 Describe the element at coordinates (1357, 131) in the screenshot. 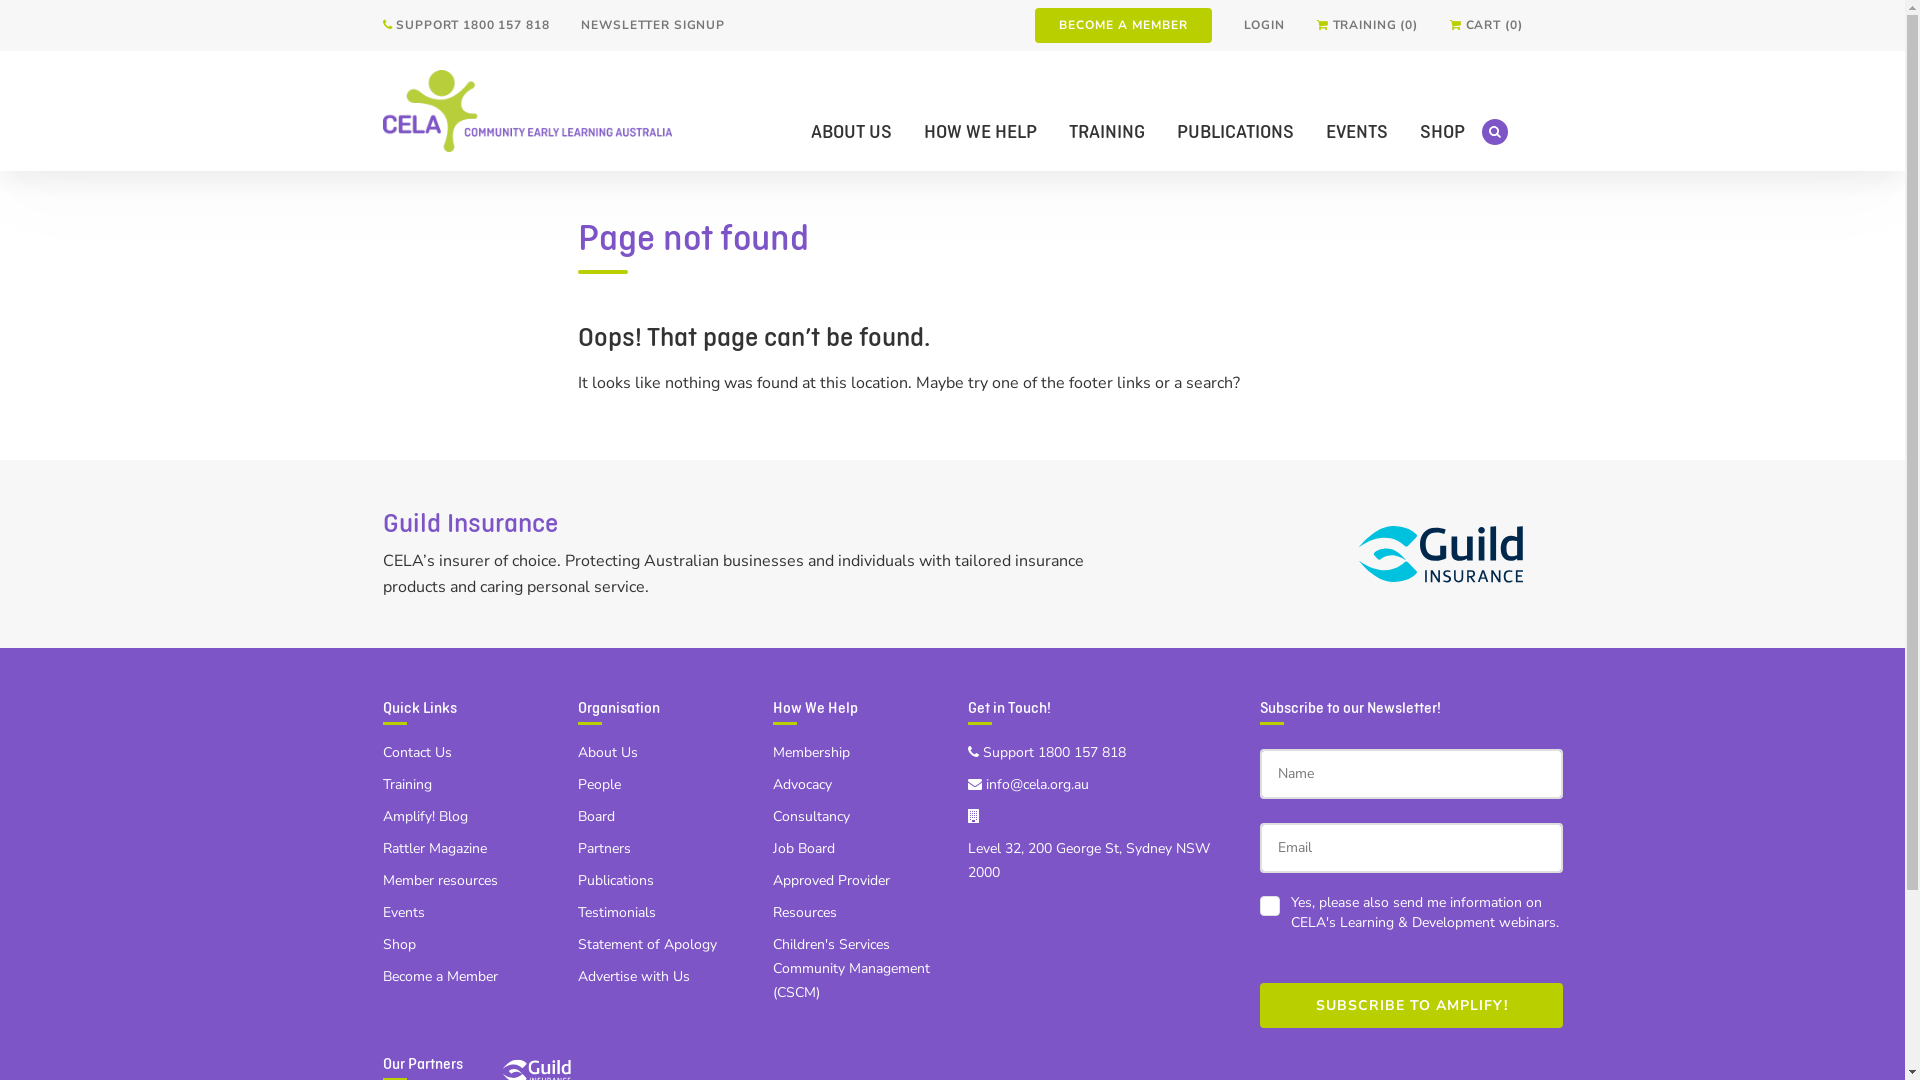

I see `'EVENTS'` at that location.